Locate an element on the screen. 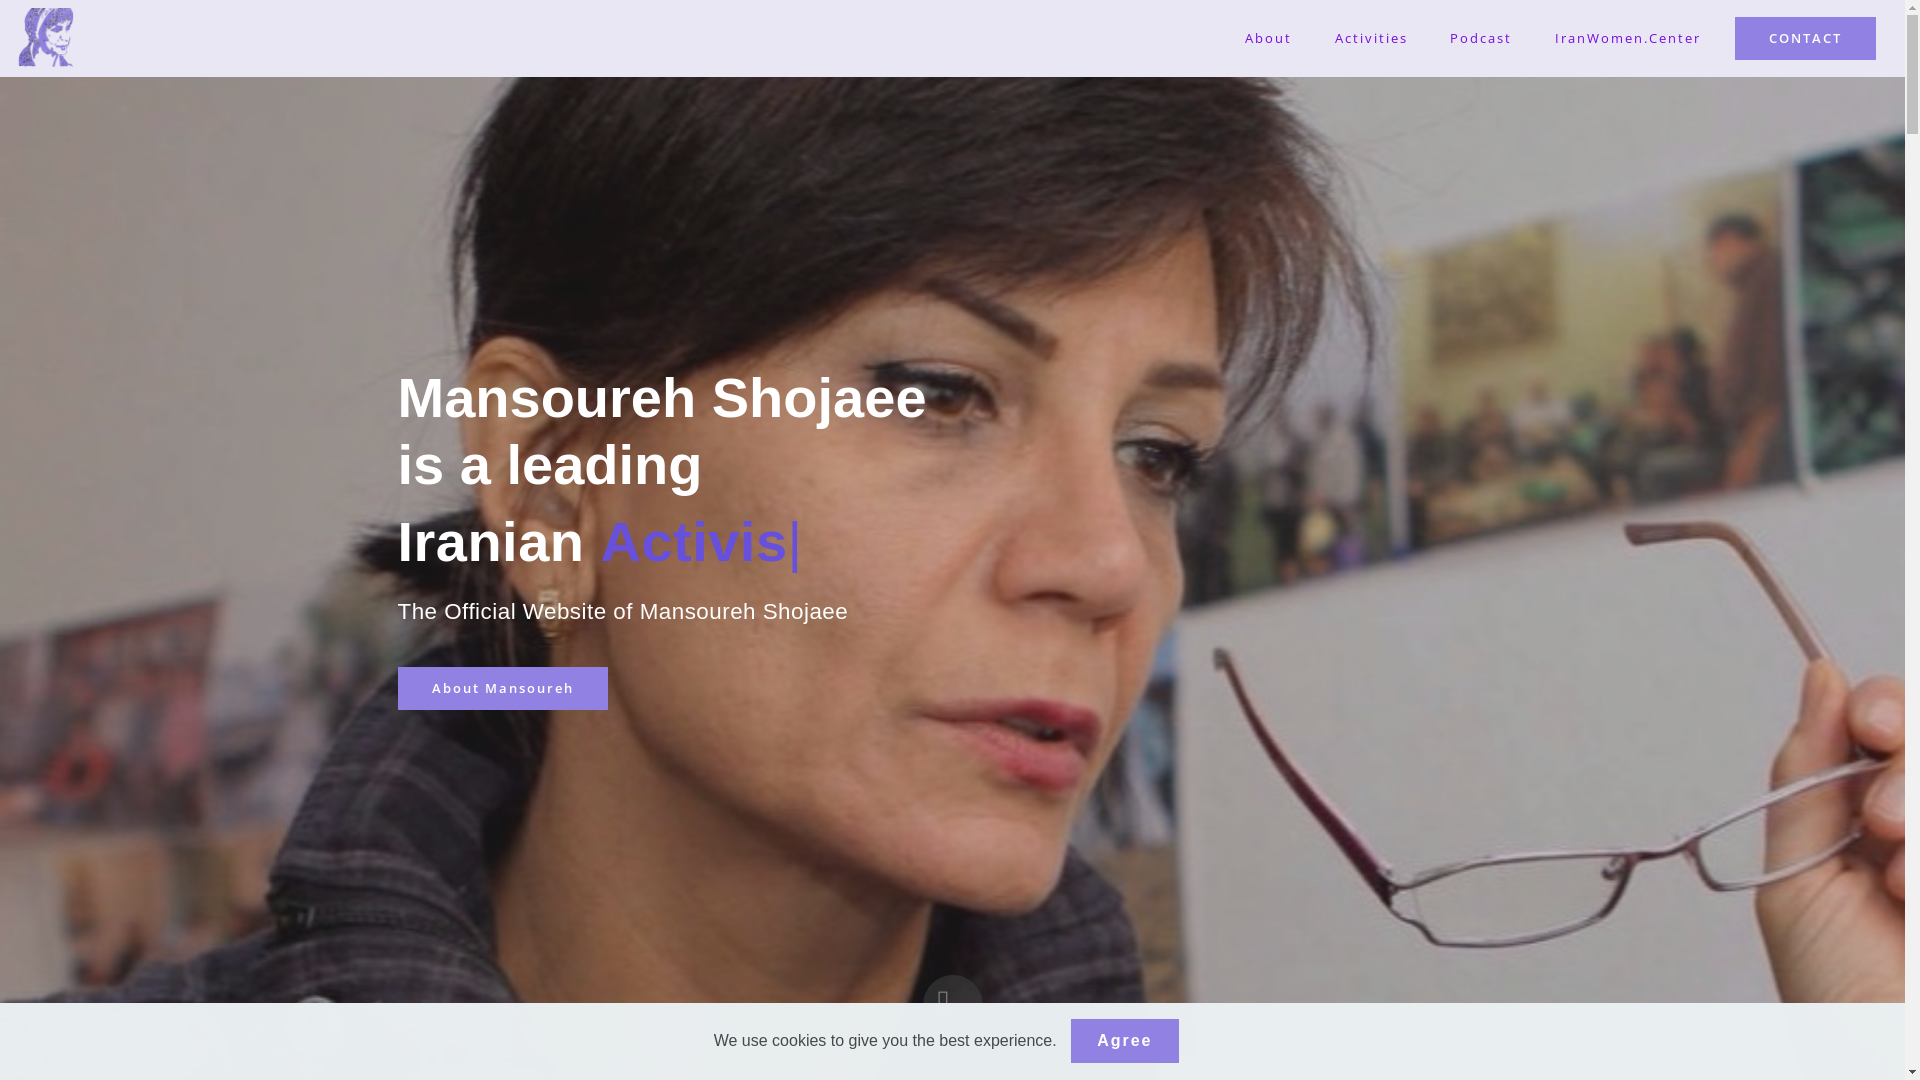 This screenshot has height=1080, width=1920. 'Mansoureh Shojaee' is located at coordinates (46, 38).